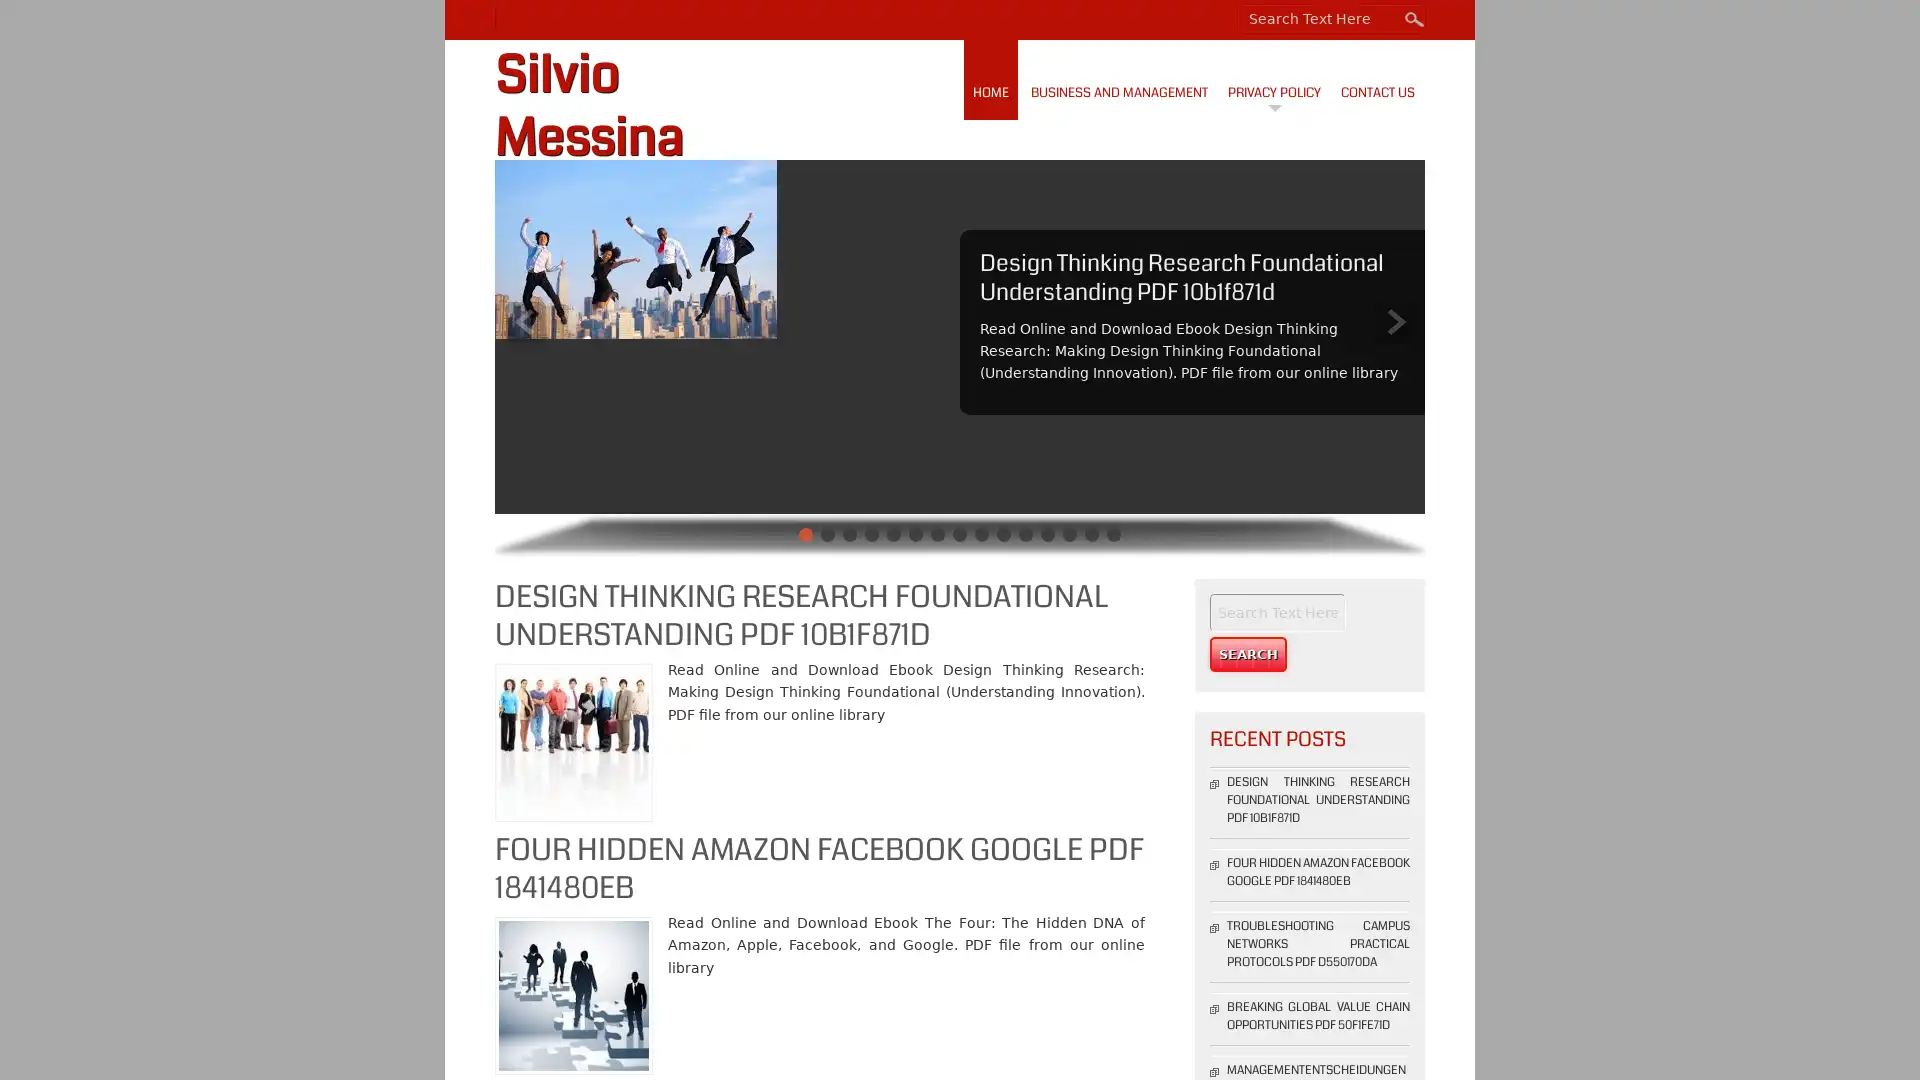 Image resolution: width=1920 pixels, height=1080 pixels. Describe the element at coordinates (1247, 654) in the screenshot. I see `Search` at that location.